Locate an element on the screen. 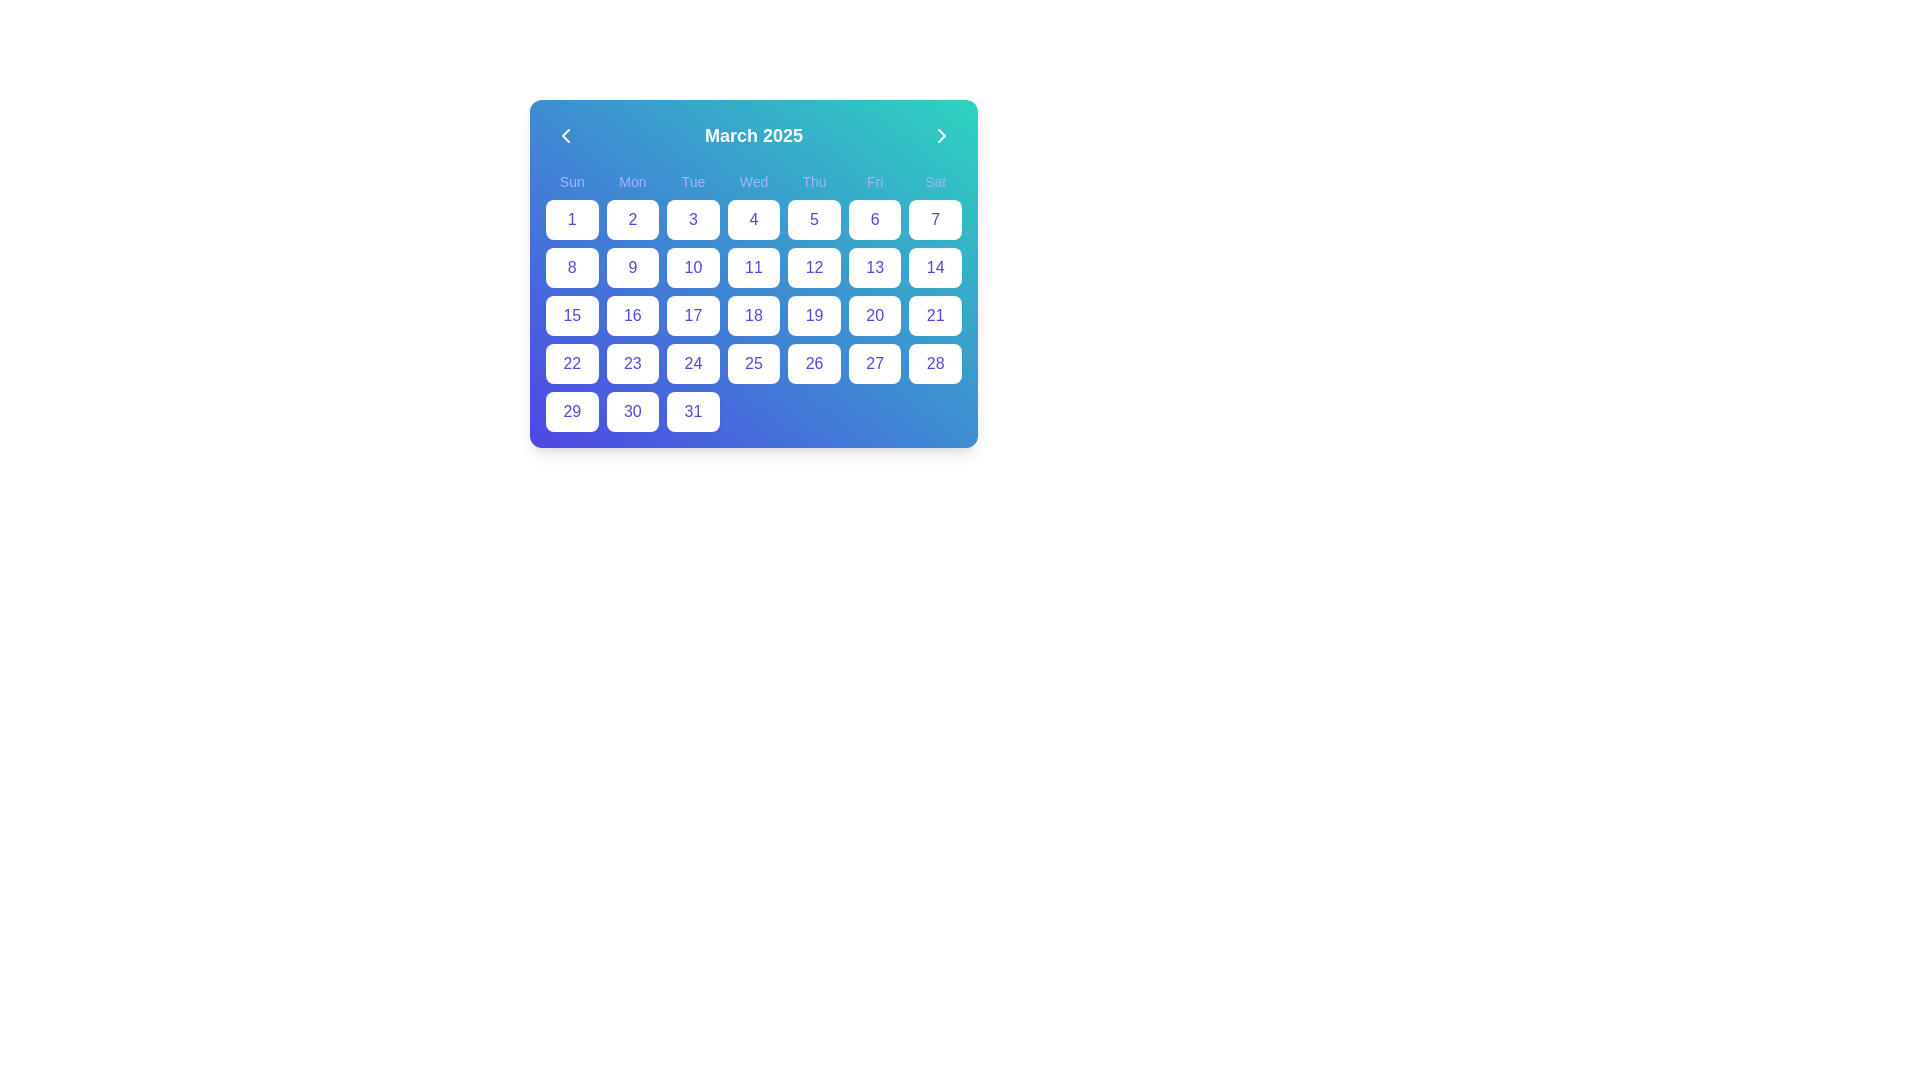 The width and height of the screenshot is (1920, 1080). the interactive day selector button for the date '27' located in the sixth column under the 'Fri' header in the calendar application is located at coordinates (874, 363).